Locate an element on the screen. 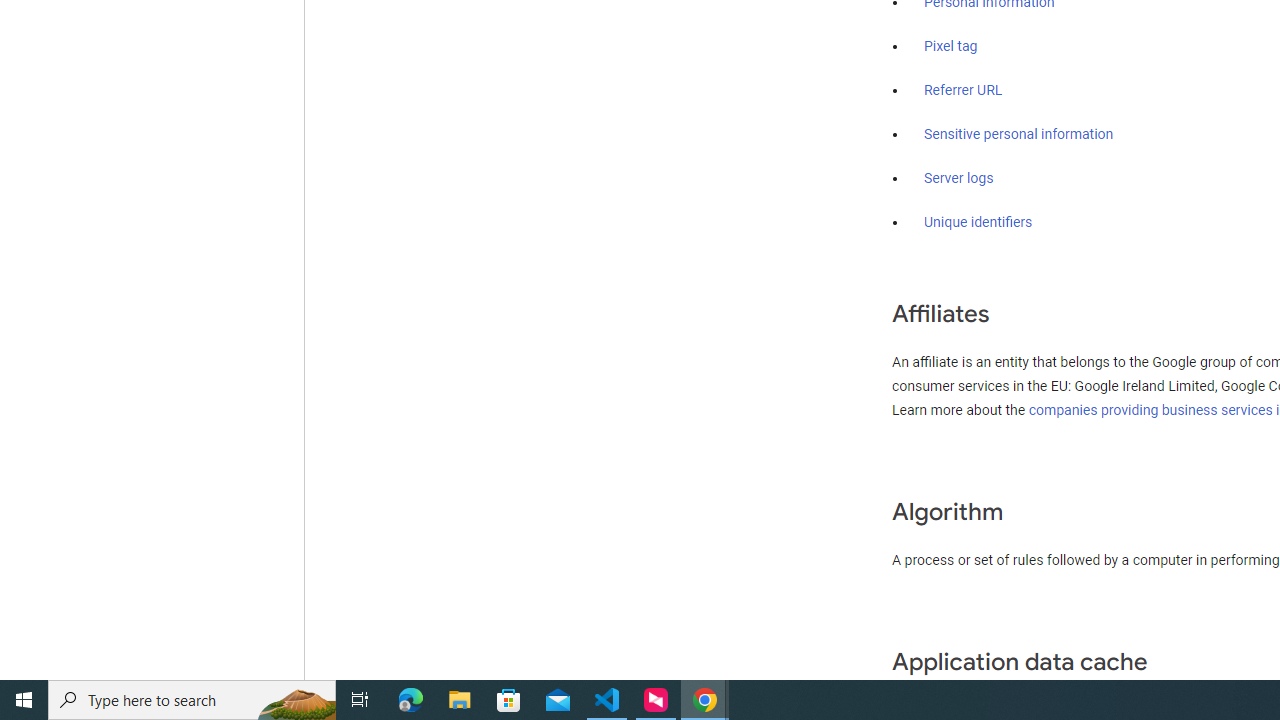 This screenshot has height=720, width=1280. 'Pixel tag' is located at coordinates (950, 46).